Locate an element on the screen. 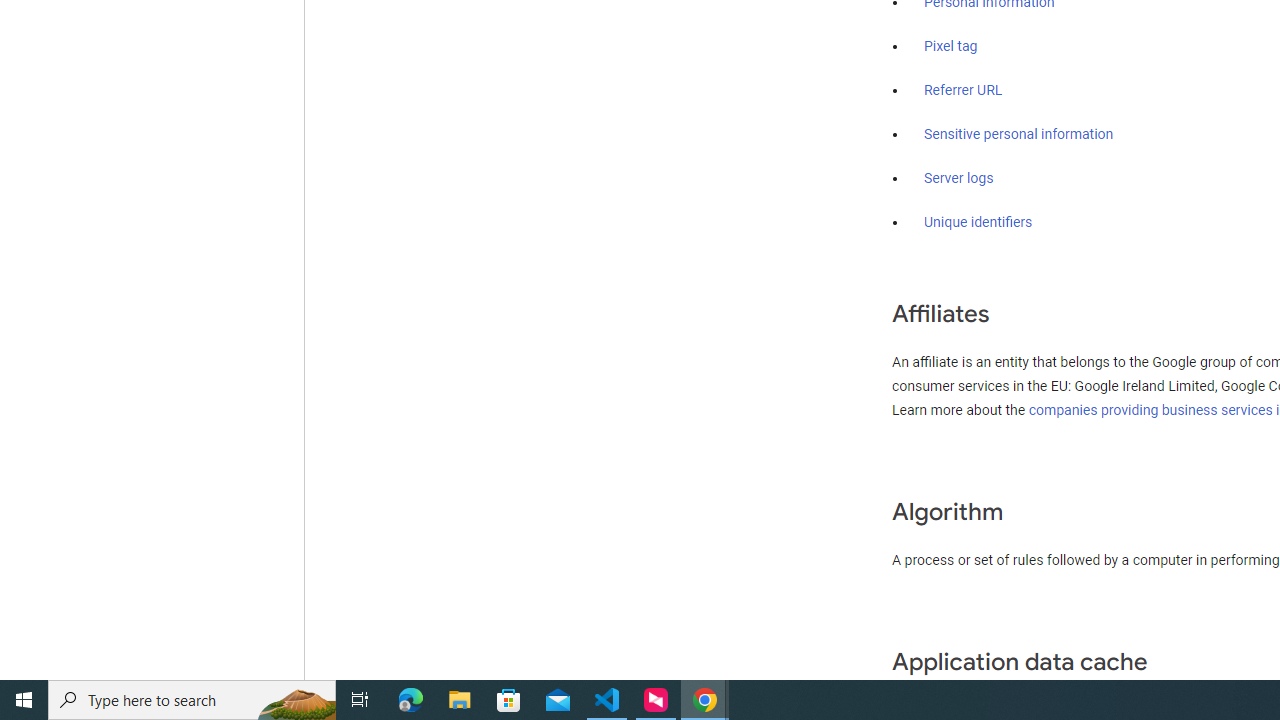 This screenshot has height=720, width=1280. 'Pixel tag' is located at coordinates (950, 46).